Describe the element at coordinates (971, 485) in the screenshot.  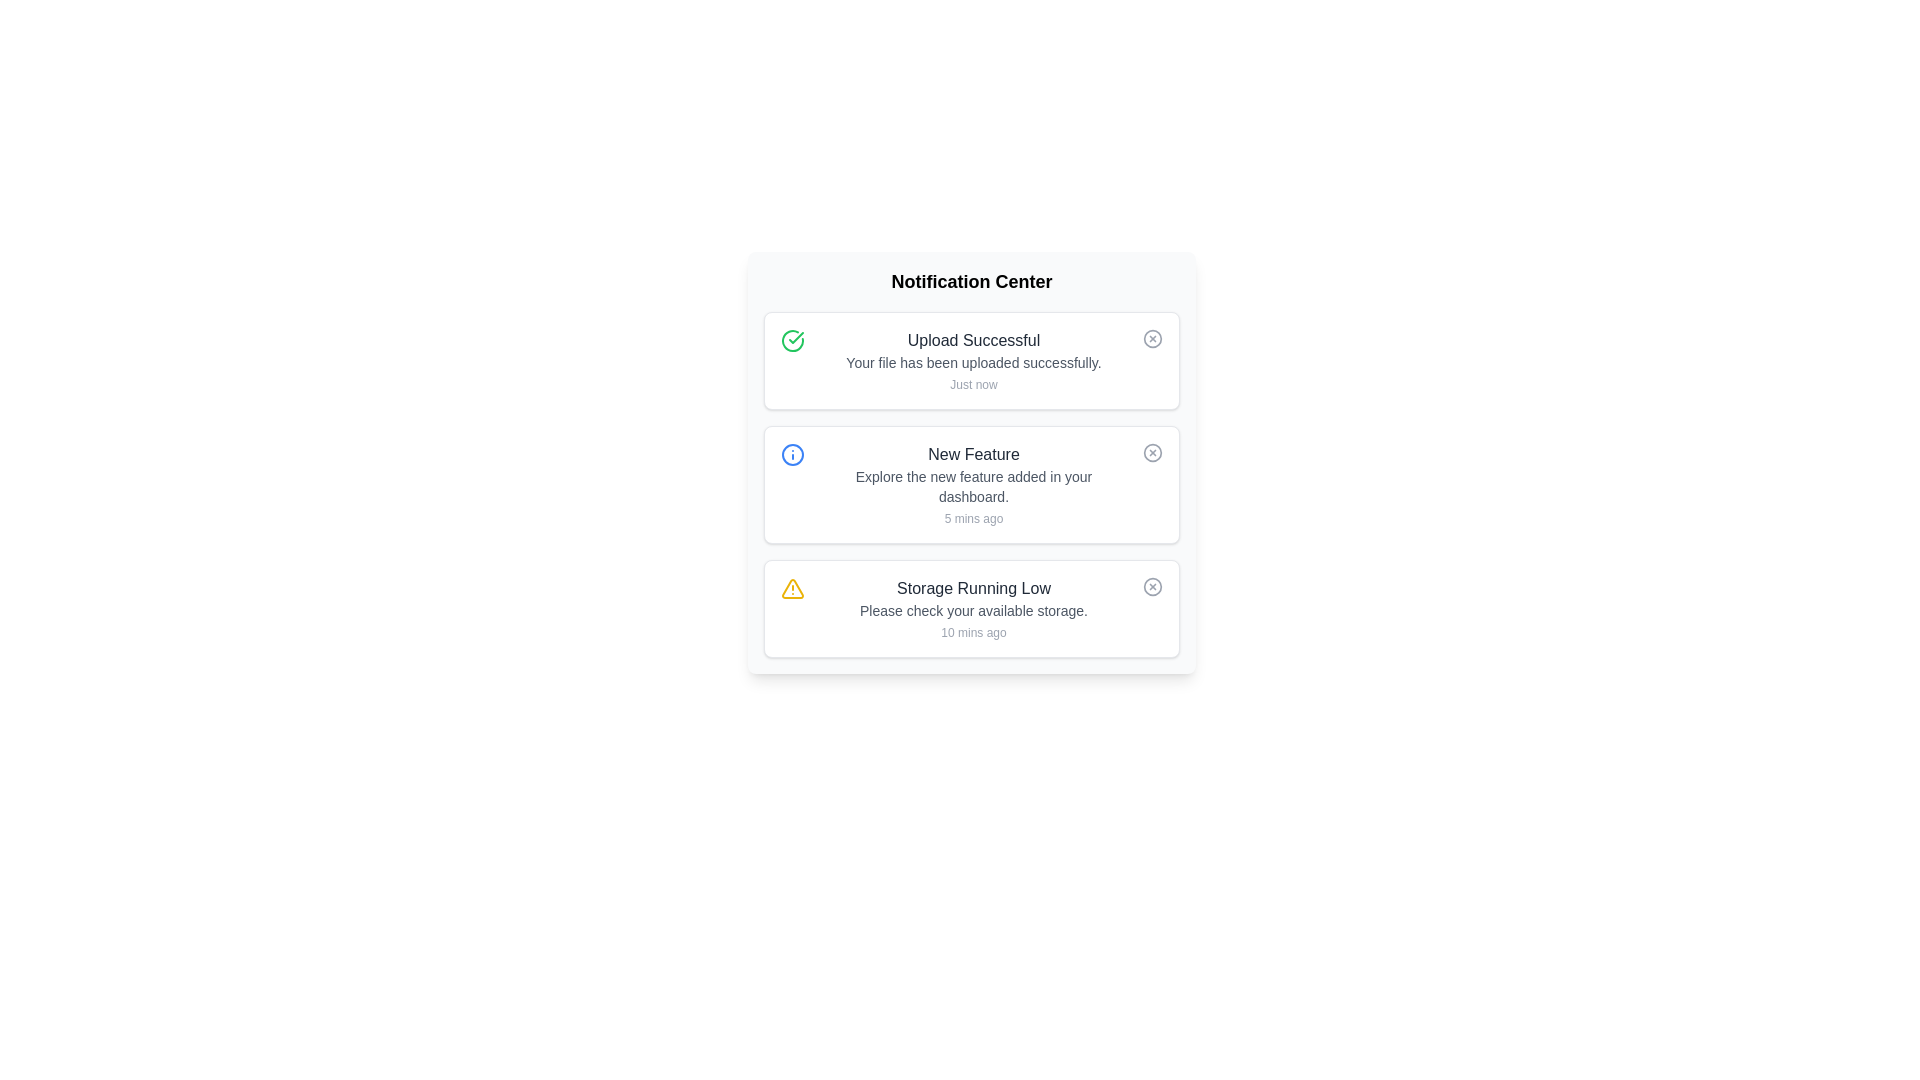
I see `the second notification card in the 'Notification Center' that contains the title 'New Feature'` at that location.